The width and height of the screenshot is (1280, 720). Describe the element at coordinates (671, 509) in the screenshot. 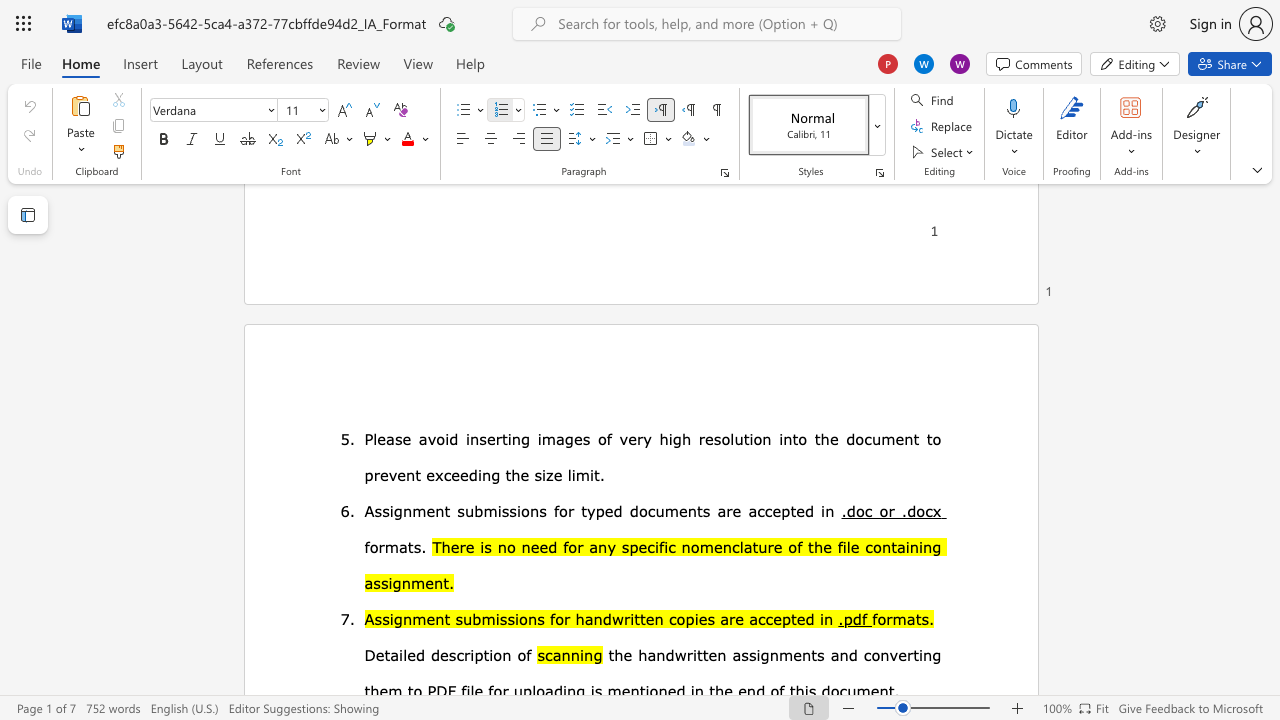

I see `the 1th character "m" in the text` at that location.